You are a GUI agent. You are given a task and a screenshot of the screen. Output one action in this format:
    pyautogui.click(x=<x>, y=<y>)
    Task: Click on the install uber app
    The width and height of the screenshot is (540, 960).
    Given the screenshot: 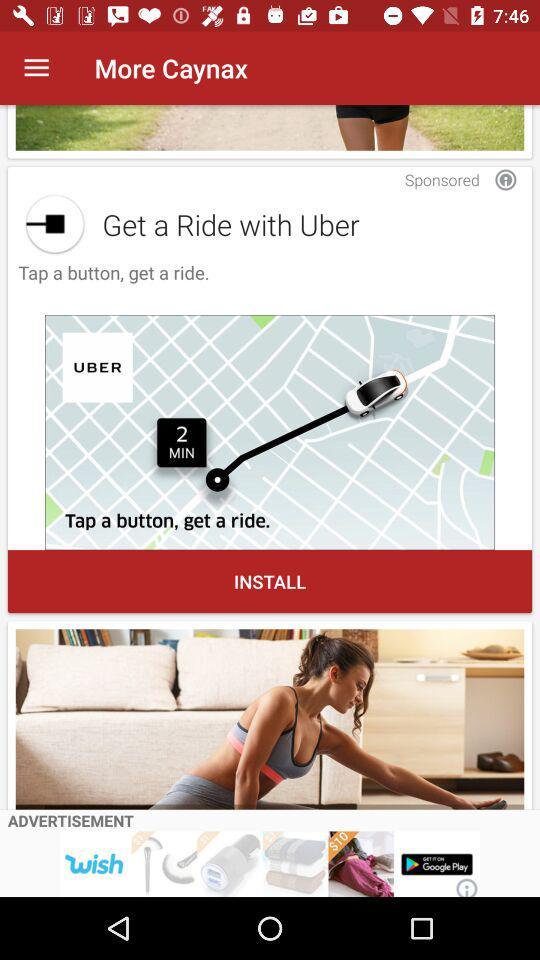 What is the action you would take?
    pyautogui.click(x=270, y=432)
    